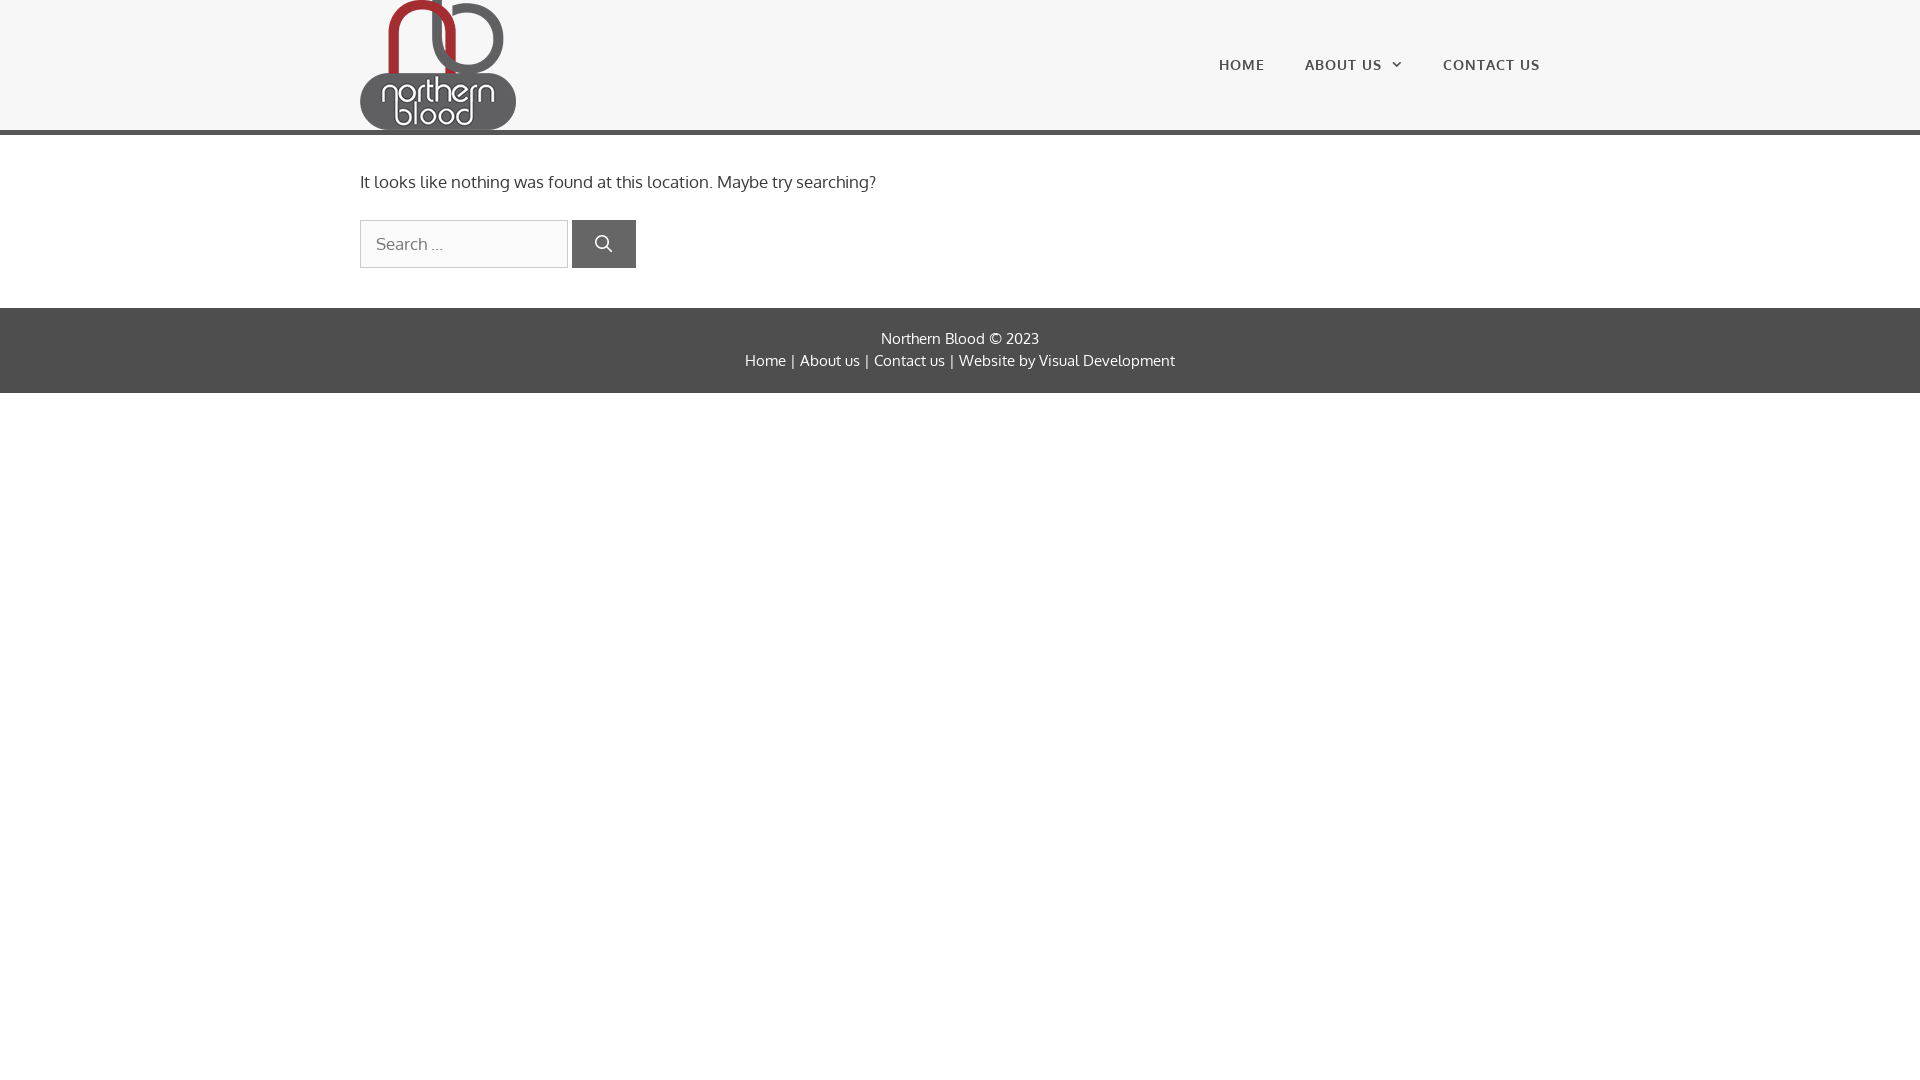 Image resolution: width=1920 pixels, height=1080 pixels. What do you see at coordinates (910, 360) in the screenshot?
I see `'Contact us'` at bounding box center [910, 360].